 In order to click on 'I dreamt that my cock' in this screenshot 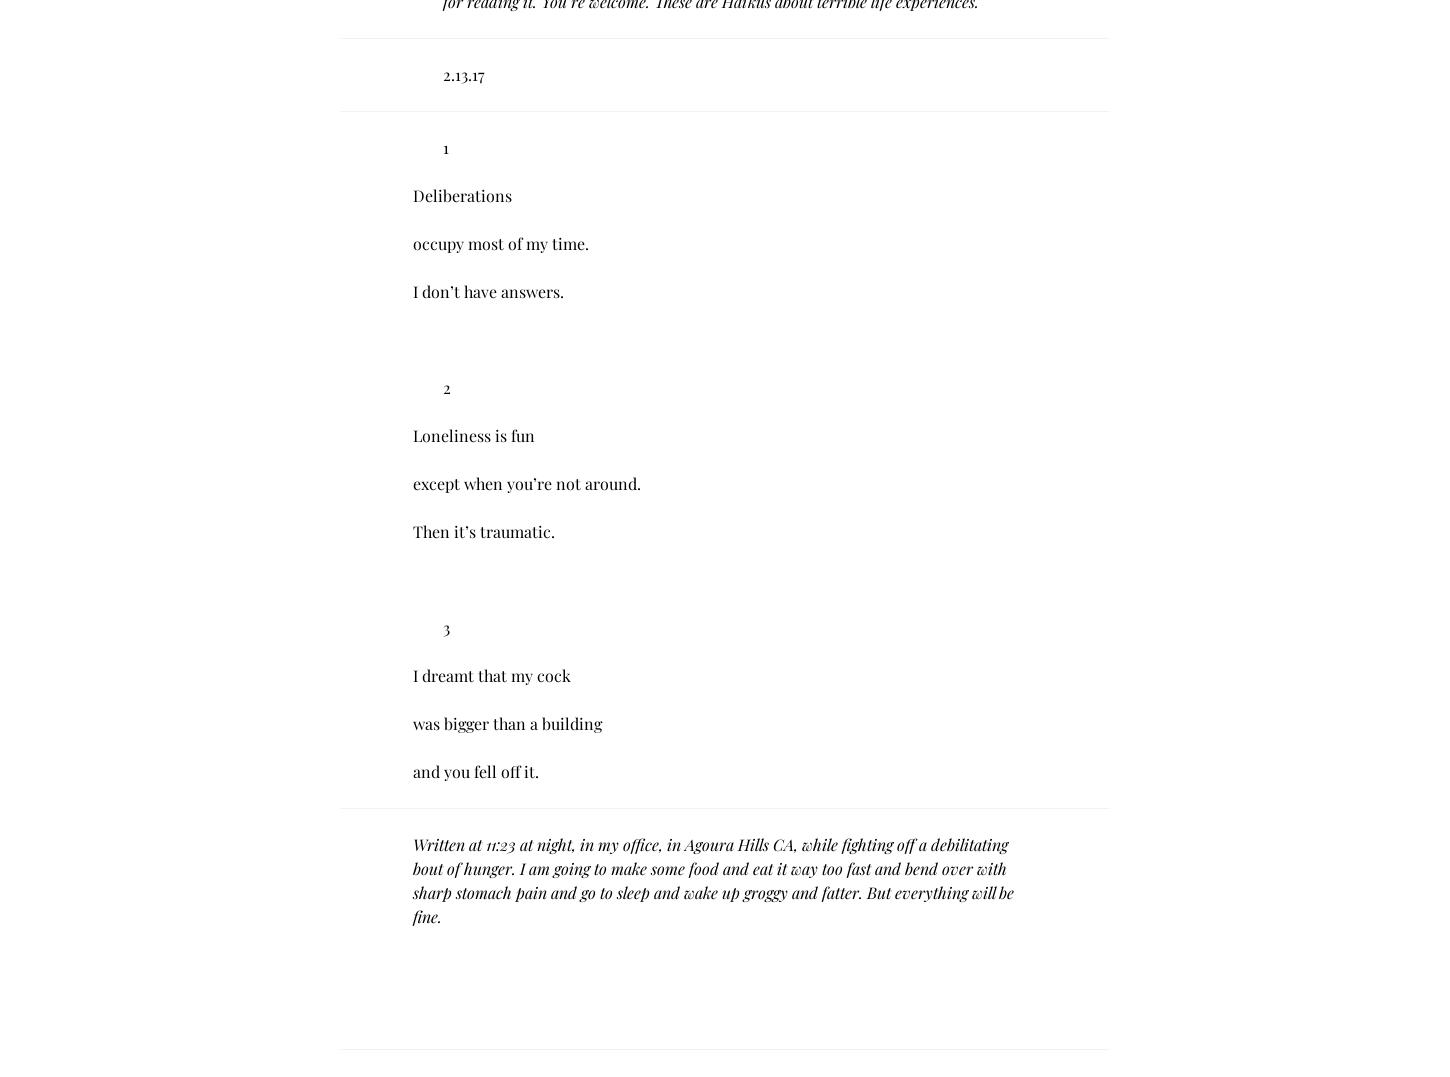, I will do `click(491, 674)`.